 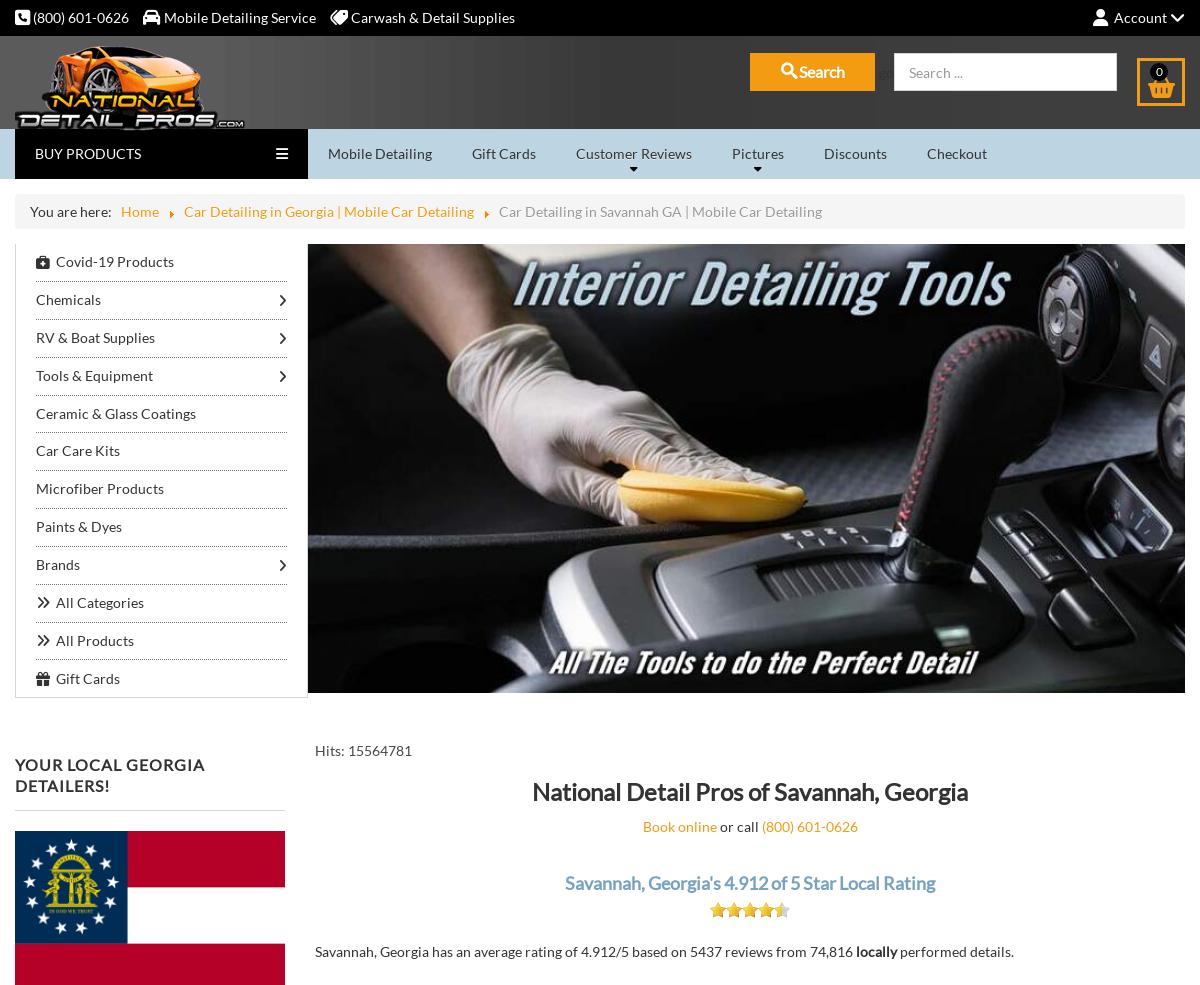 What do you see at coordinates (337, 589) in the screenshot?
I see `'PDP'` at bounding box center [337, 589].